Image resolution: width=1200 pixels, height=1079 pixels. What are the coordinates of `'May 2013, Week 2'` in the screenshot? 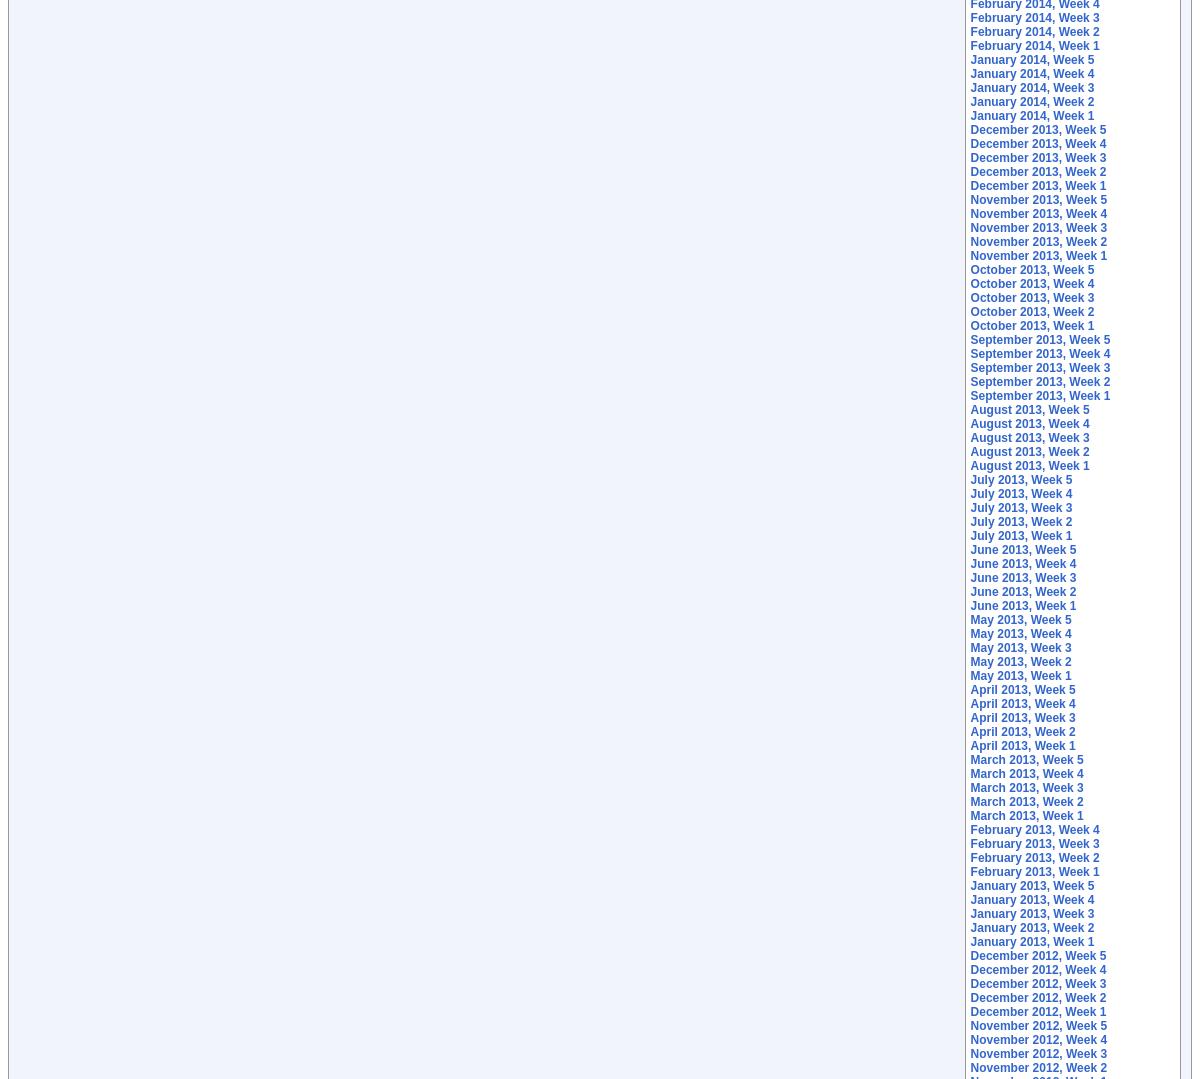 It's located at (1020, 660).